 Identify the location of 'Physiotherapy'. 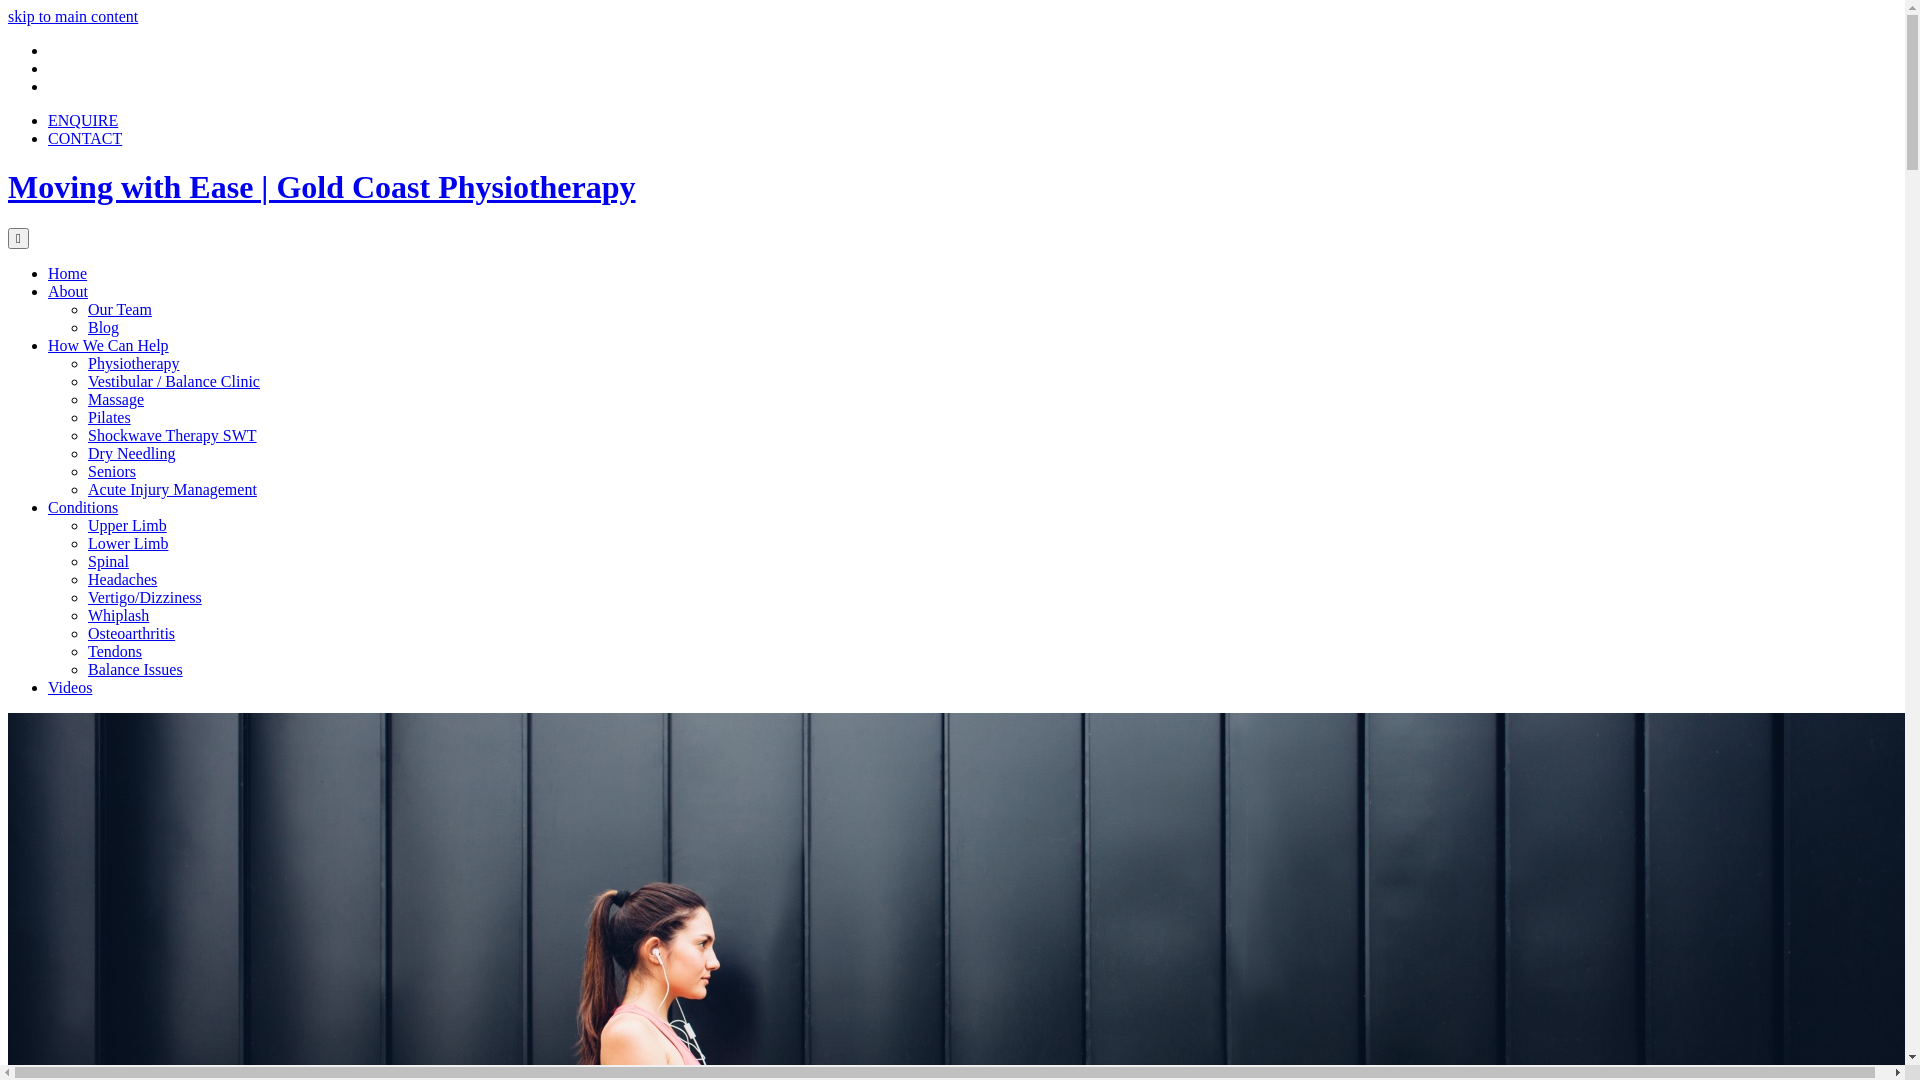
(133, 363).